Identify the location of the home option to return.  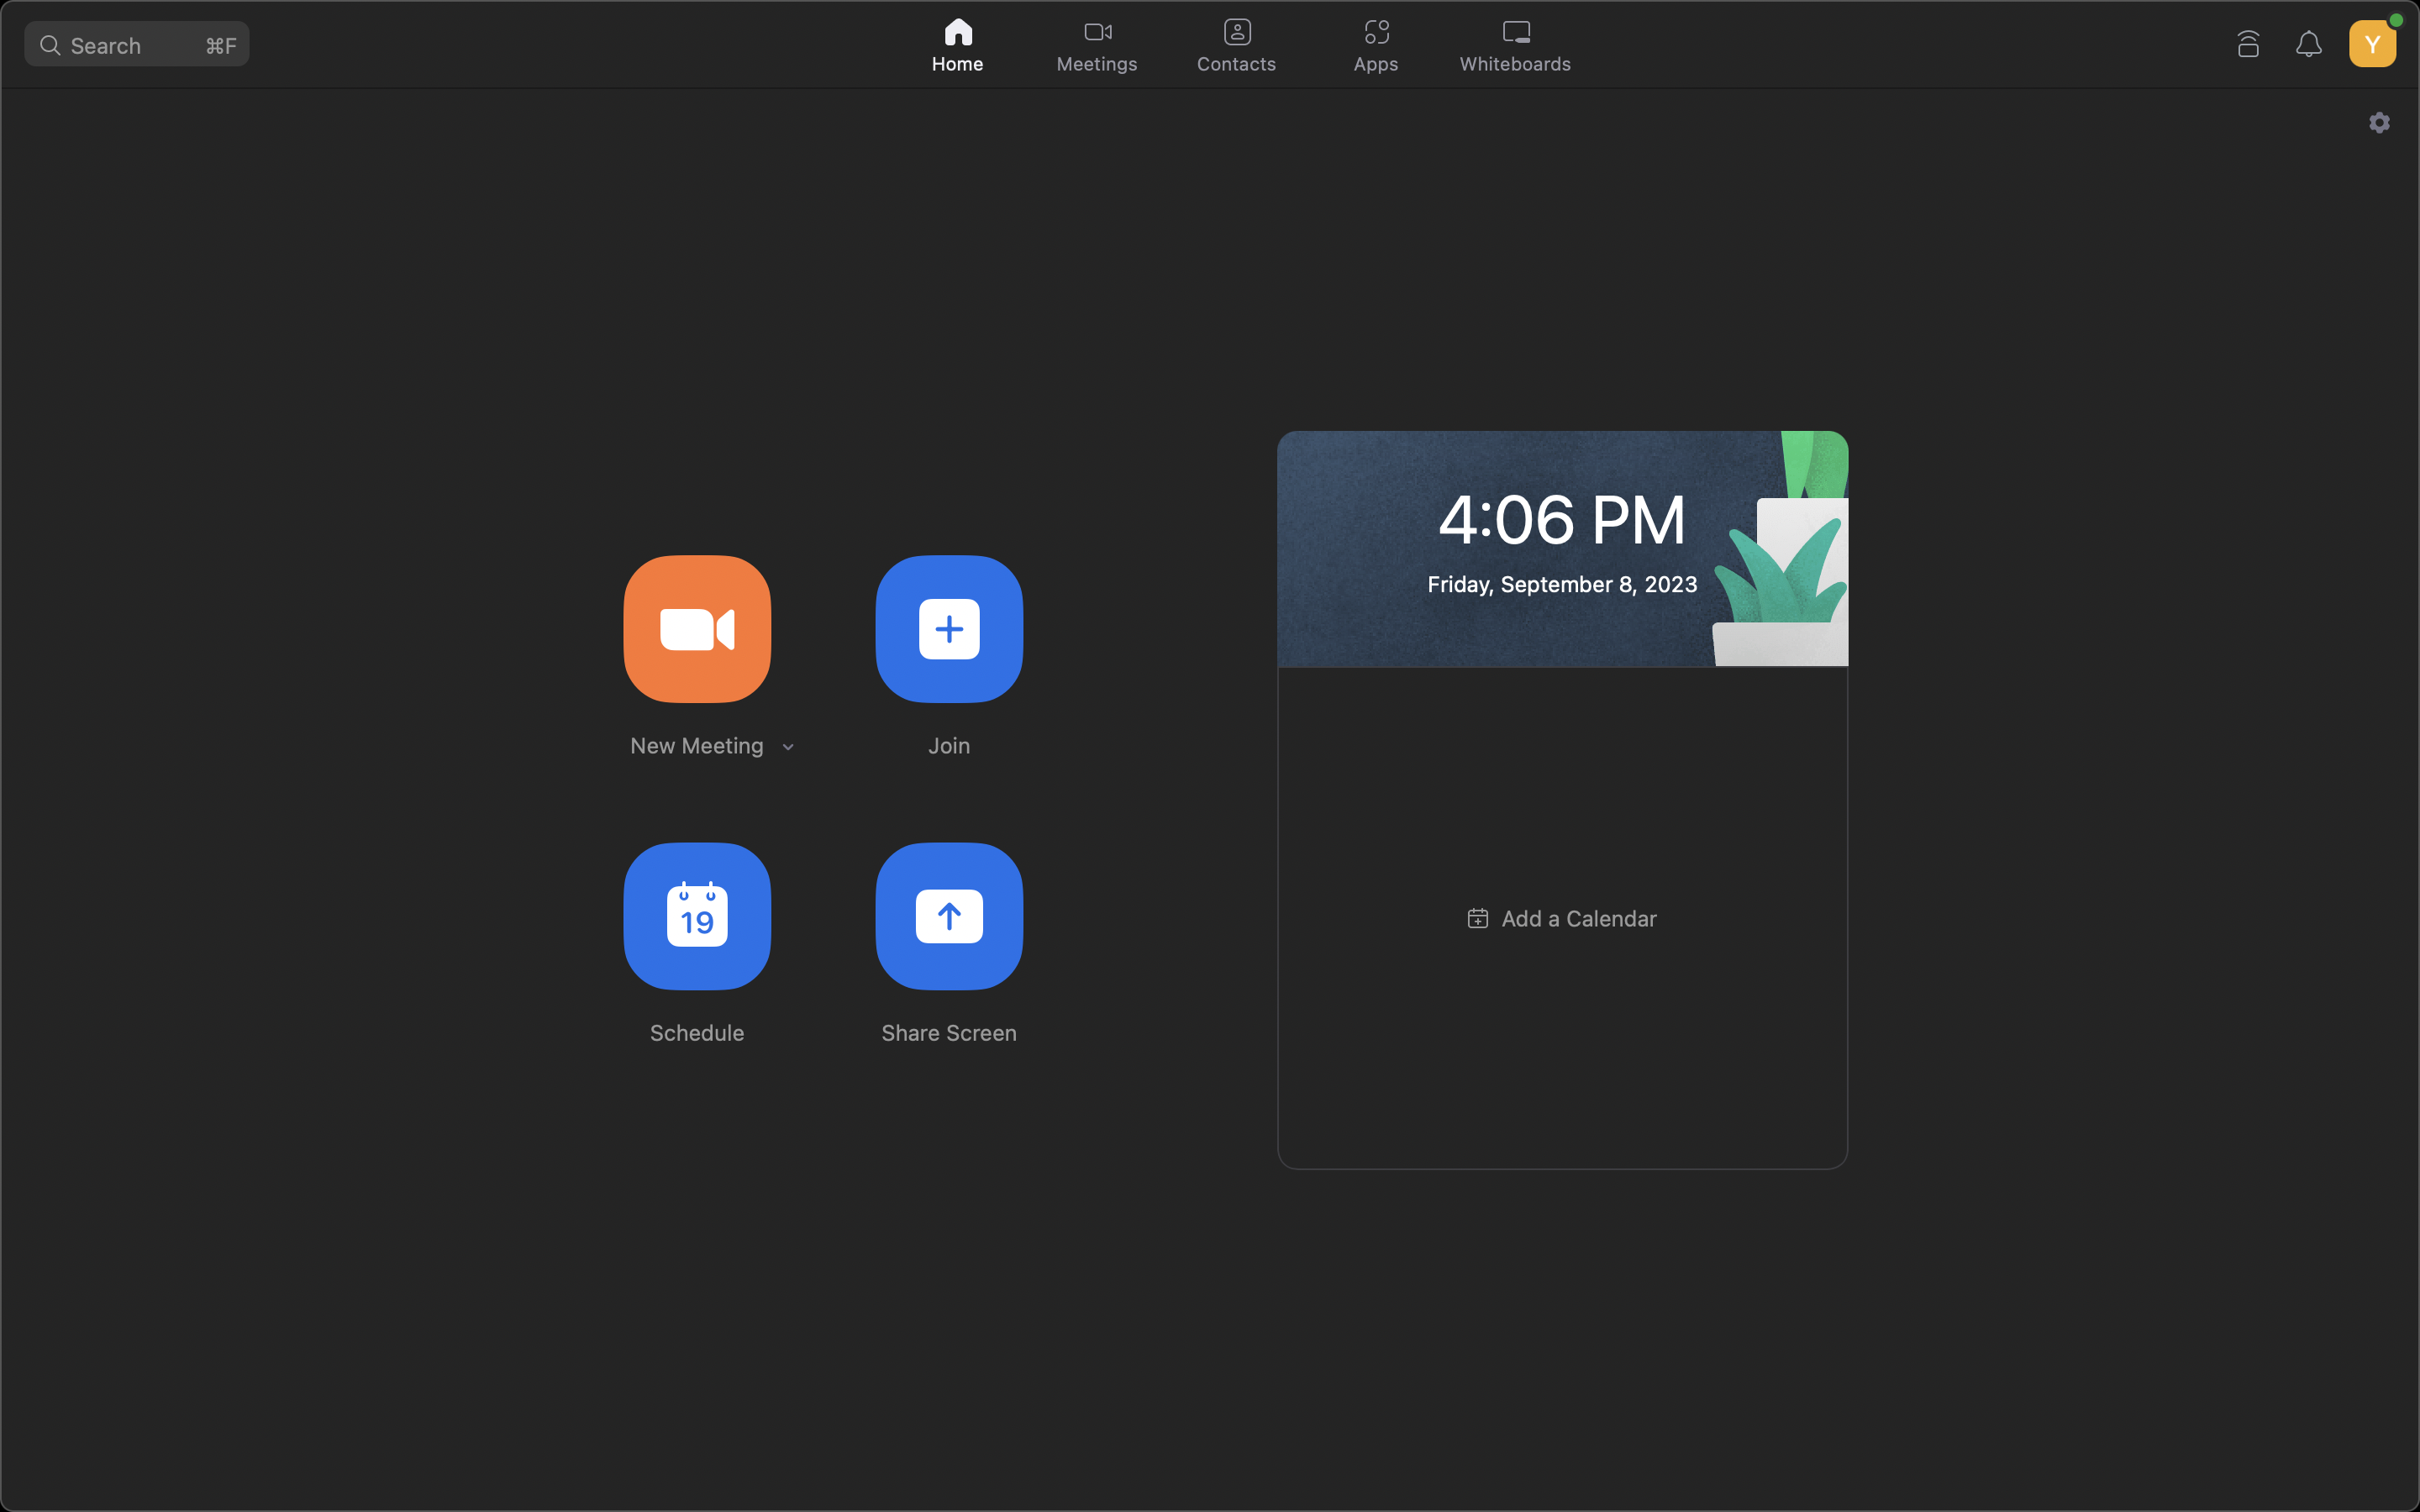
(959, 41).